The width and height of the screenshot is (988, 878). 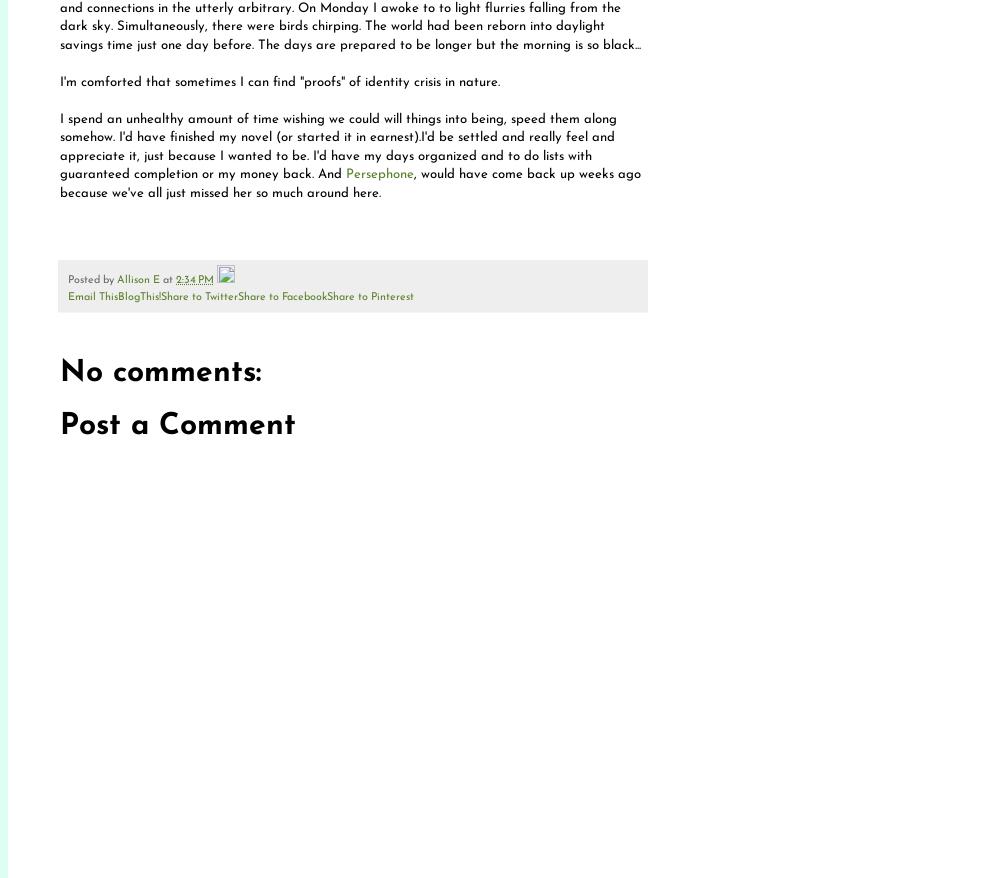 I want to click on 'No comments:', so click(x=159, y=371).